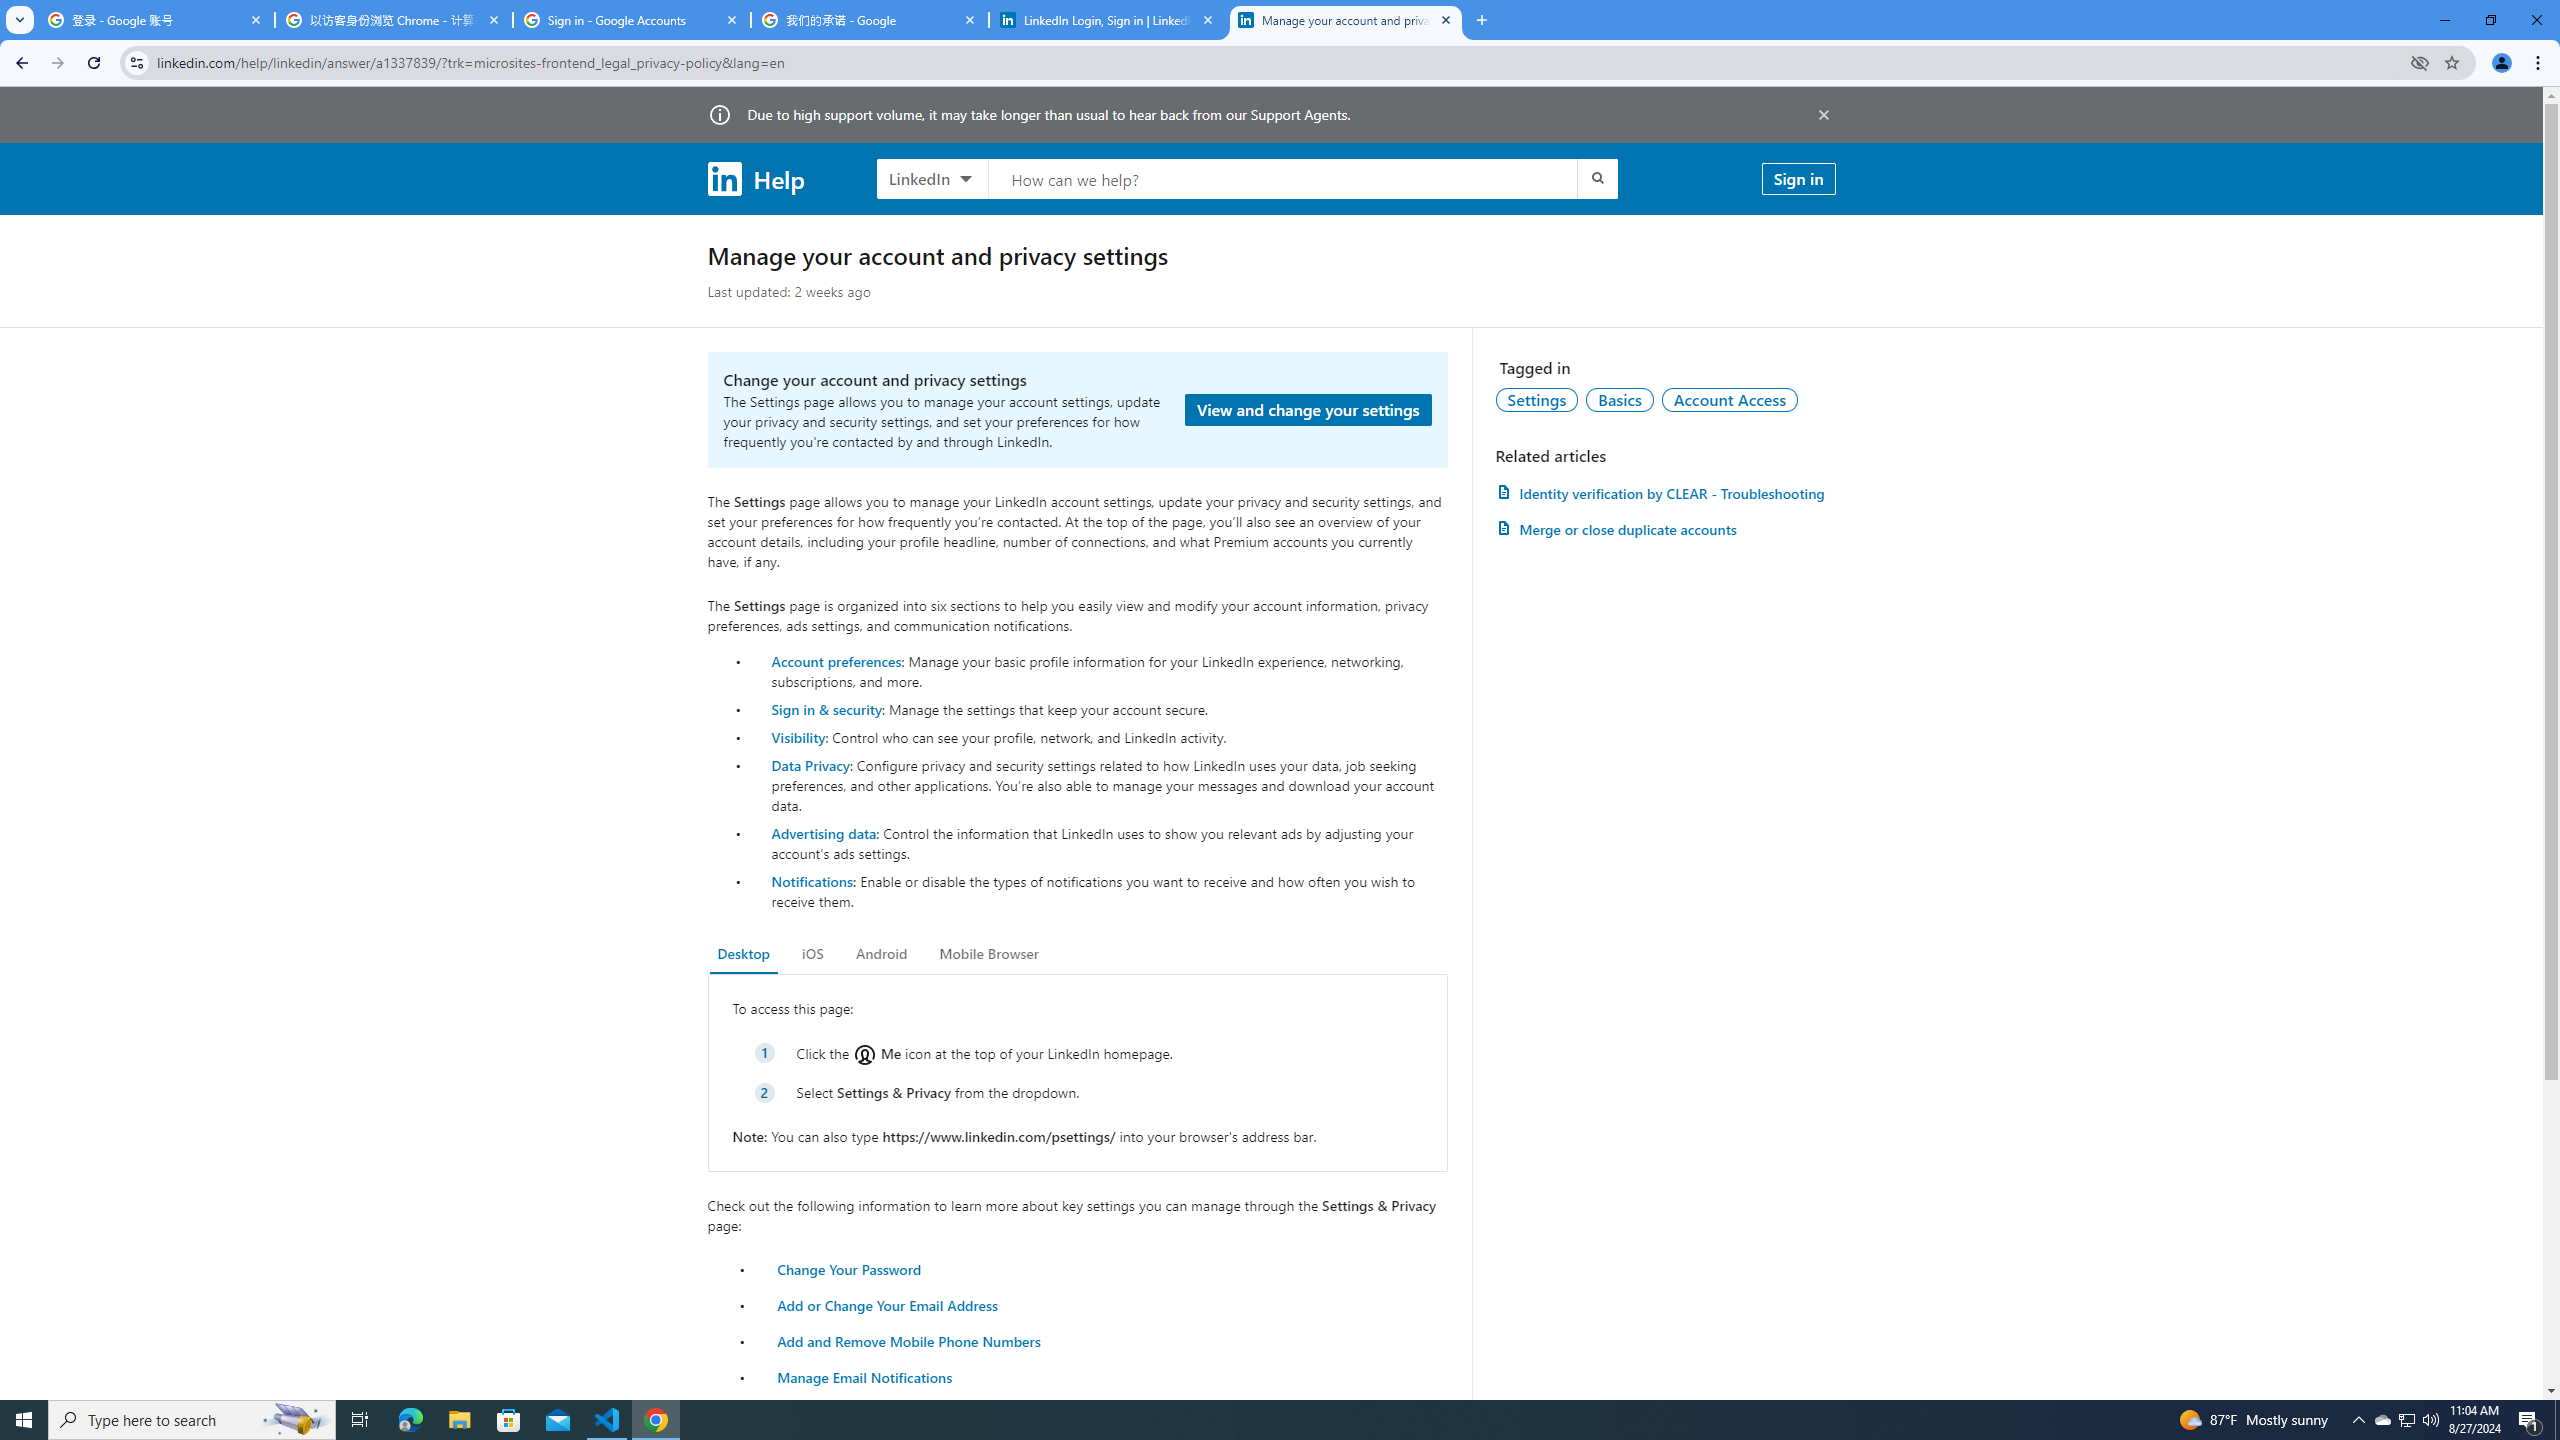 The height and width of the screenshot is (1440, 2560). I want to click on 'AutomationID: topic-link-a51', so click(1619, 398).